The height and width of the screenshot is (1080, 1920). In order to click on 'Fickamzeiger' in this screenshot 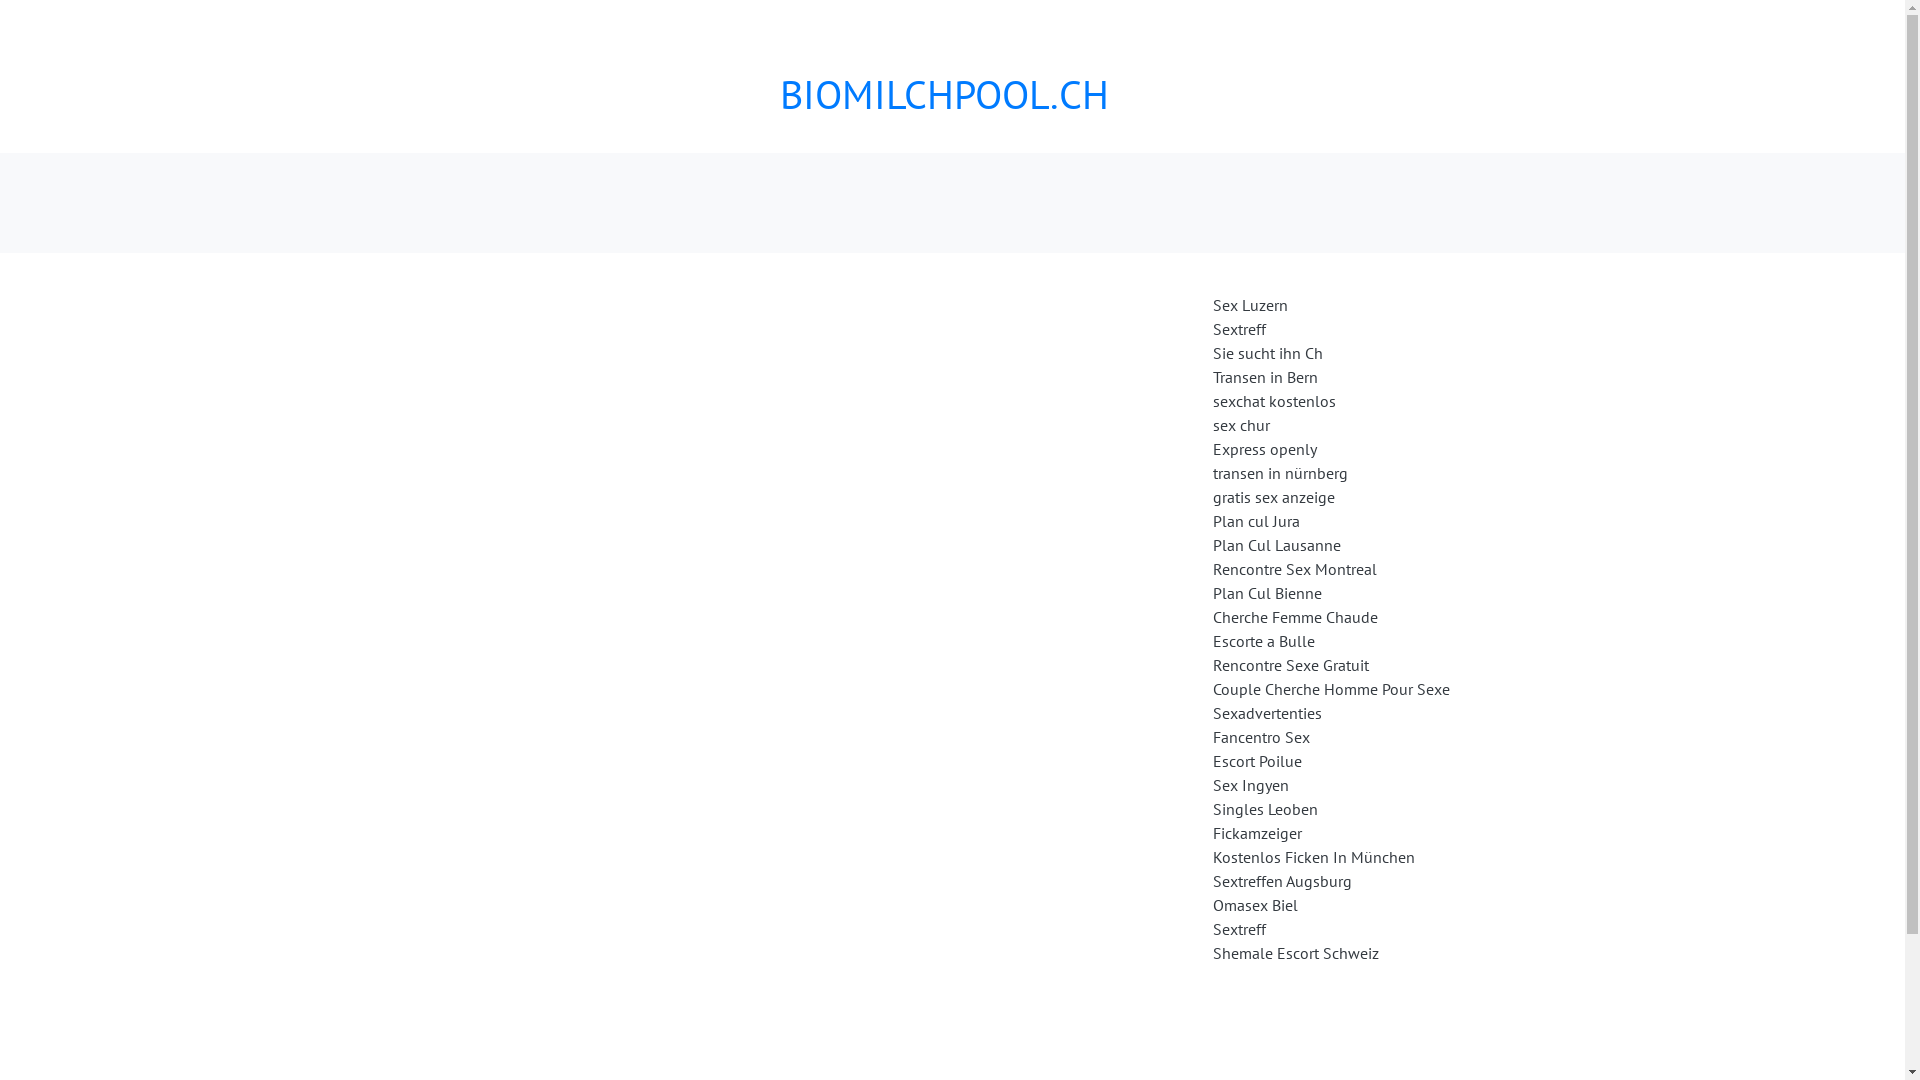, I will do `click(1210, 833)`.